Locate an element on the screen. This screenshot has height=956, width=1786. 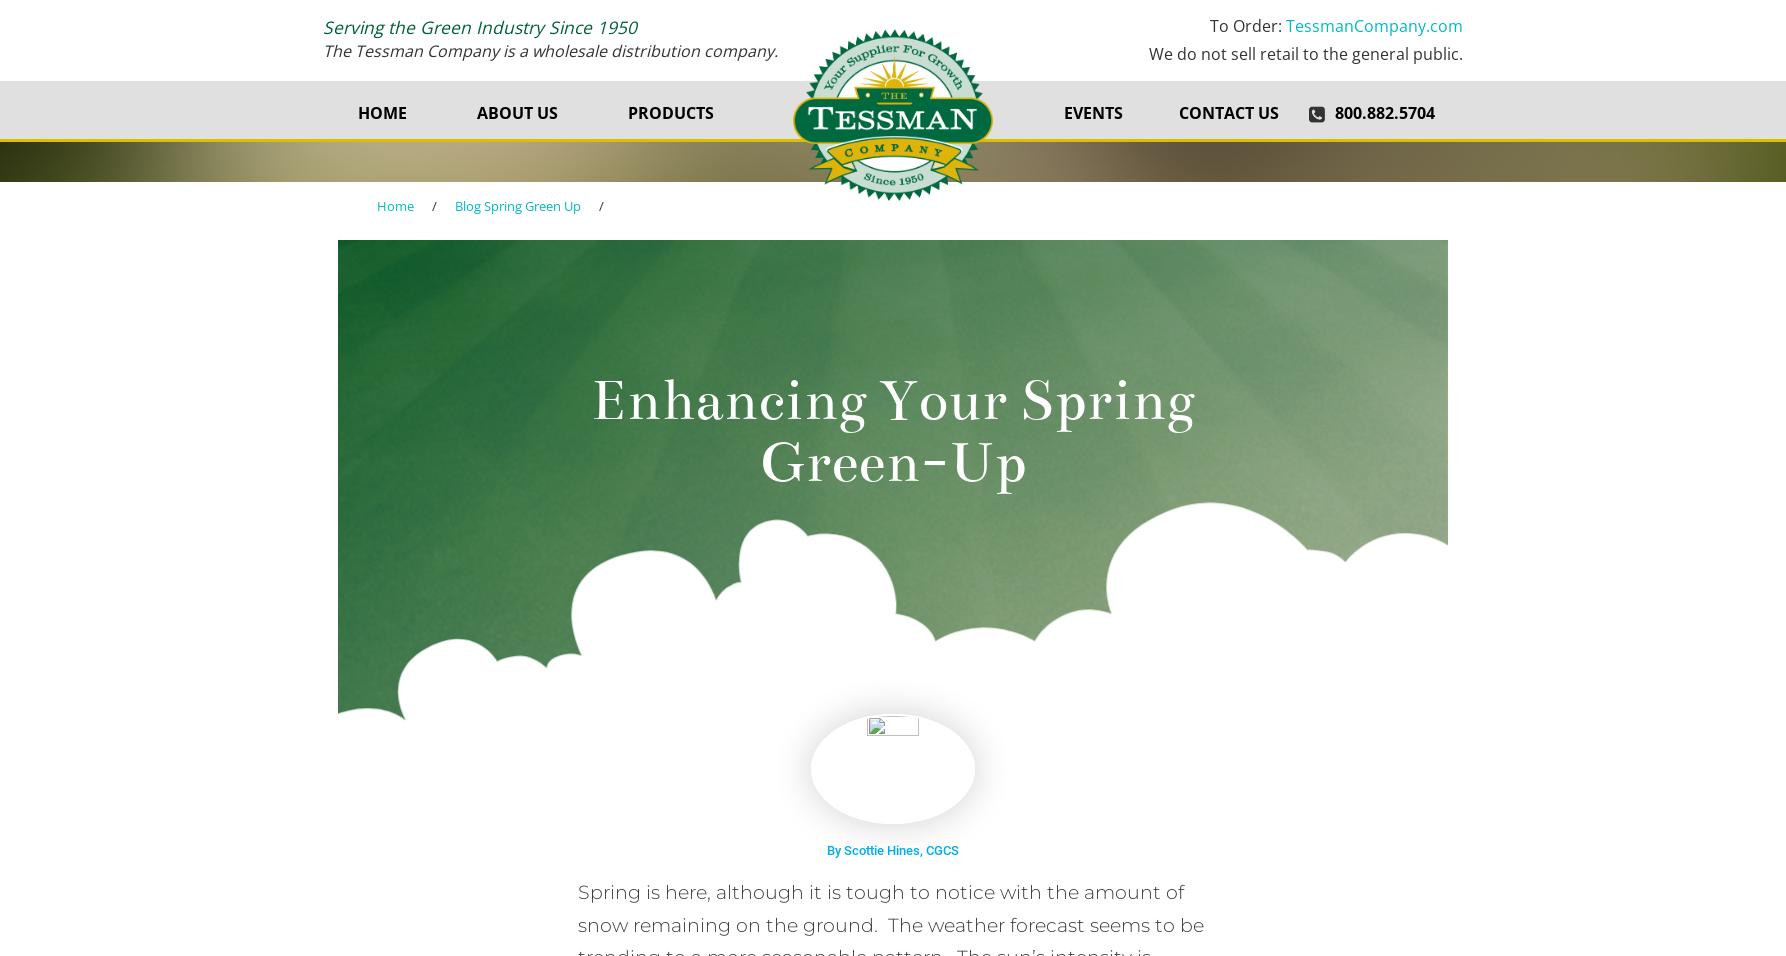
'Serving the Green Industry Since 1950' is located at coordinates (323, 25).